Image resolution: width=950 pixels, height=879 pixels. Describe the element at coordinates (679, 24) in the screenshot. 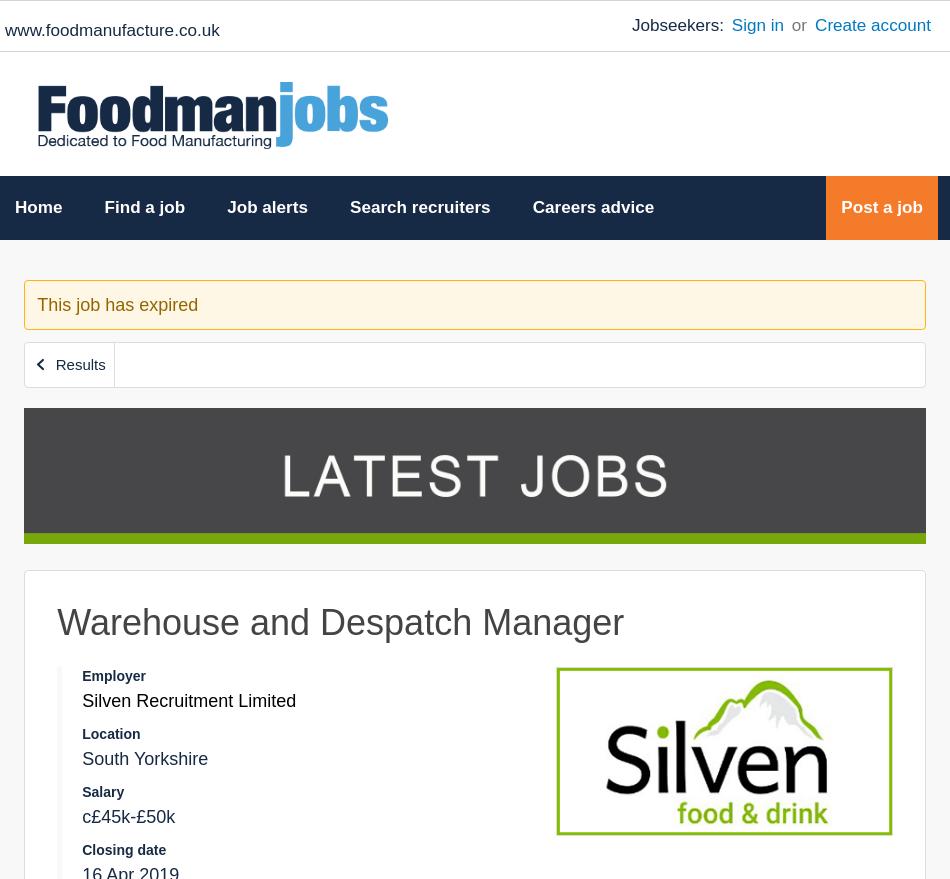

I see `'Jobseekers:'` at that location.